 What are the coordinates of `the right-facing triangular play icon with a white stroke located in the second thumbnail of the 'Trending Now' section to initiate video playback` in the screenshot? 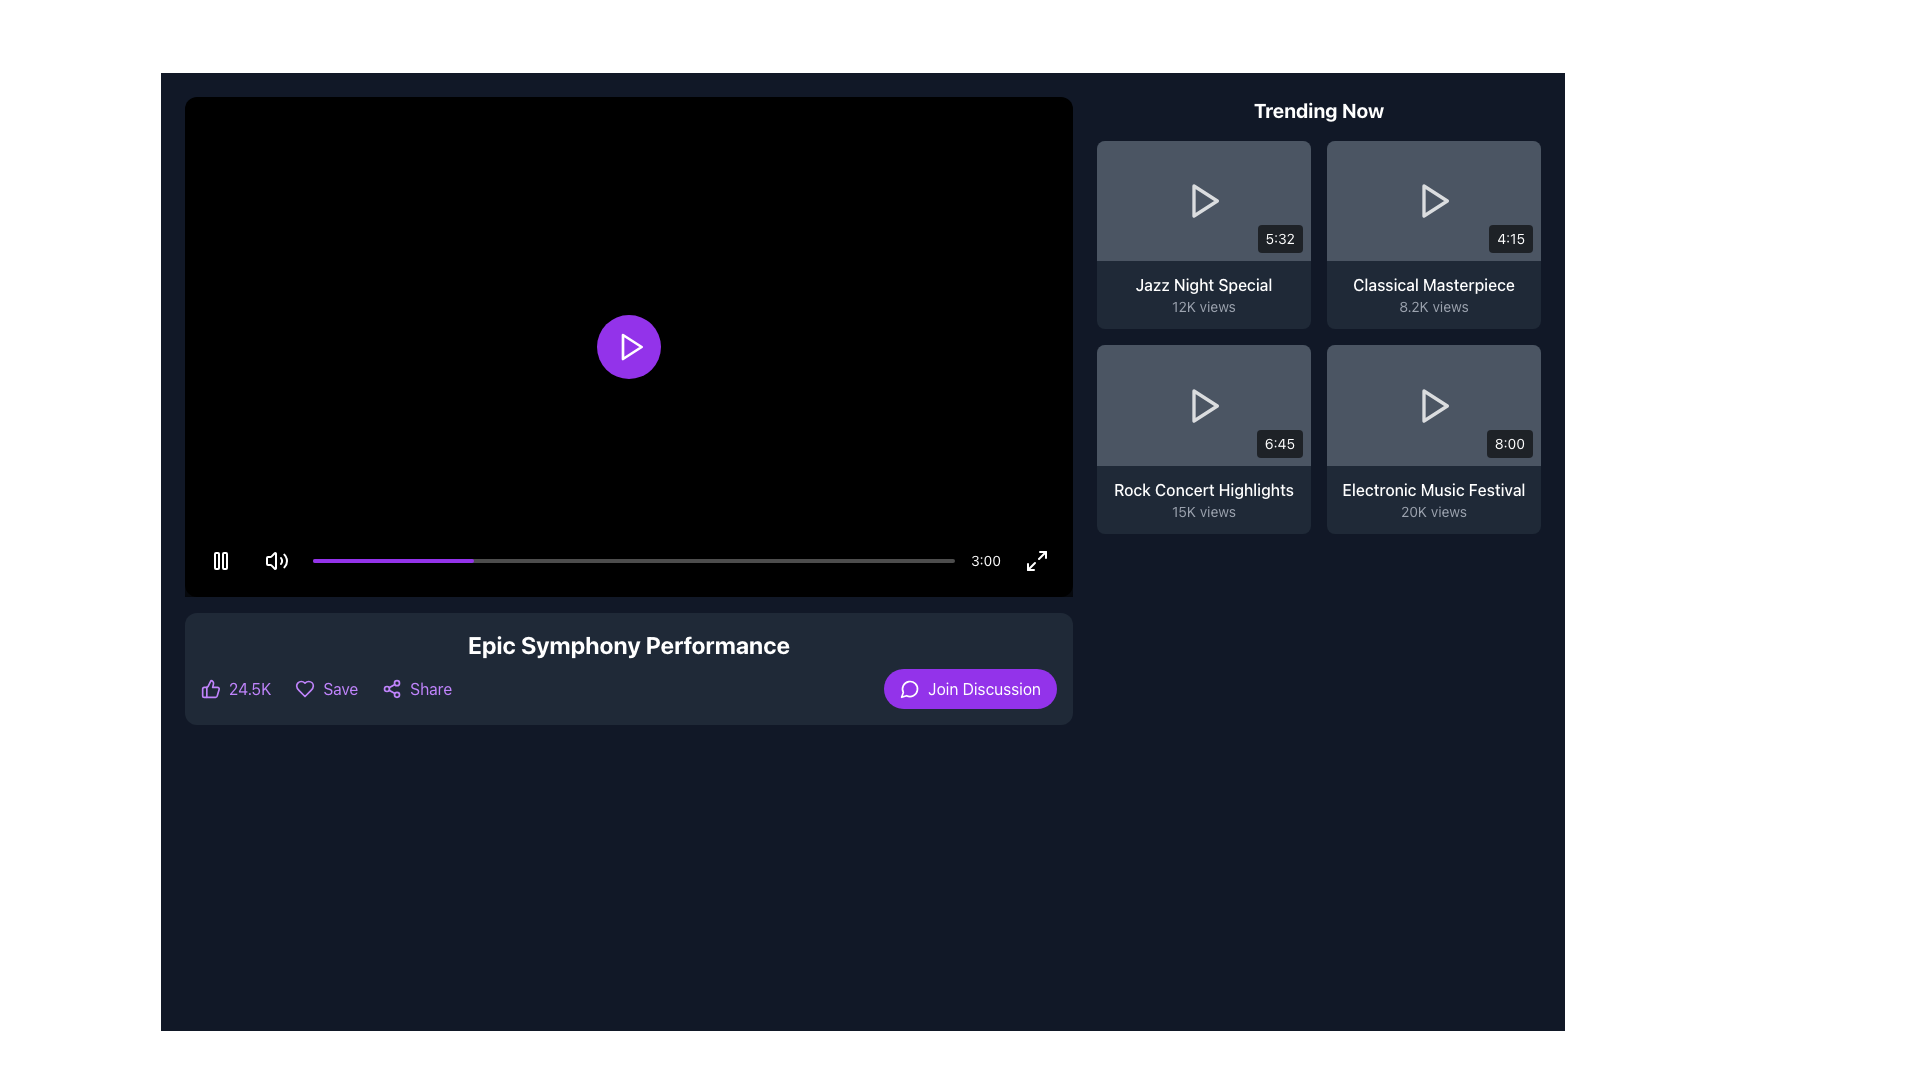 It's located at (1434, 200).